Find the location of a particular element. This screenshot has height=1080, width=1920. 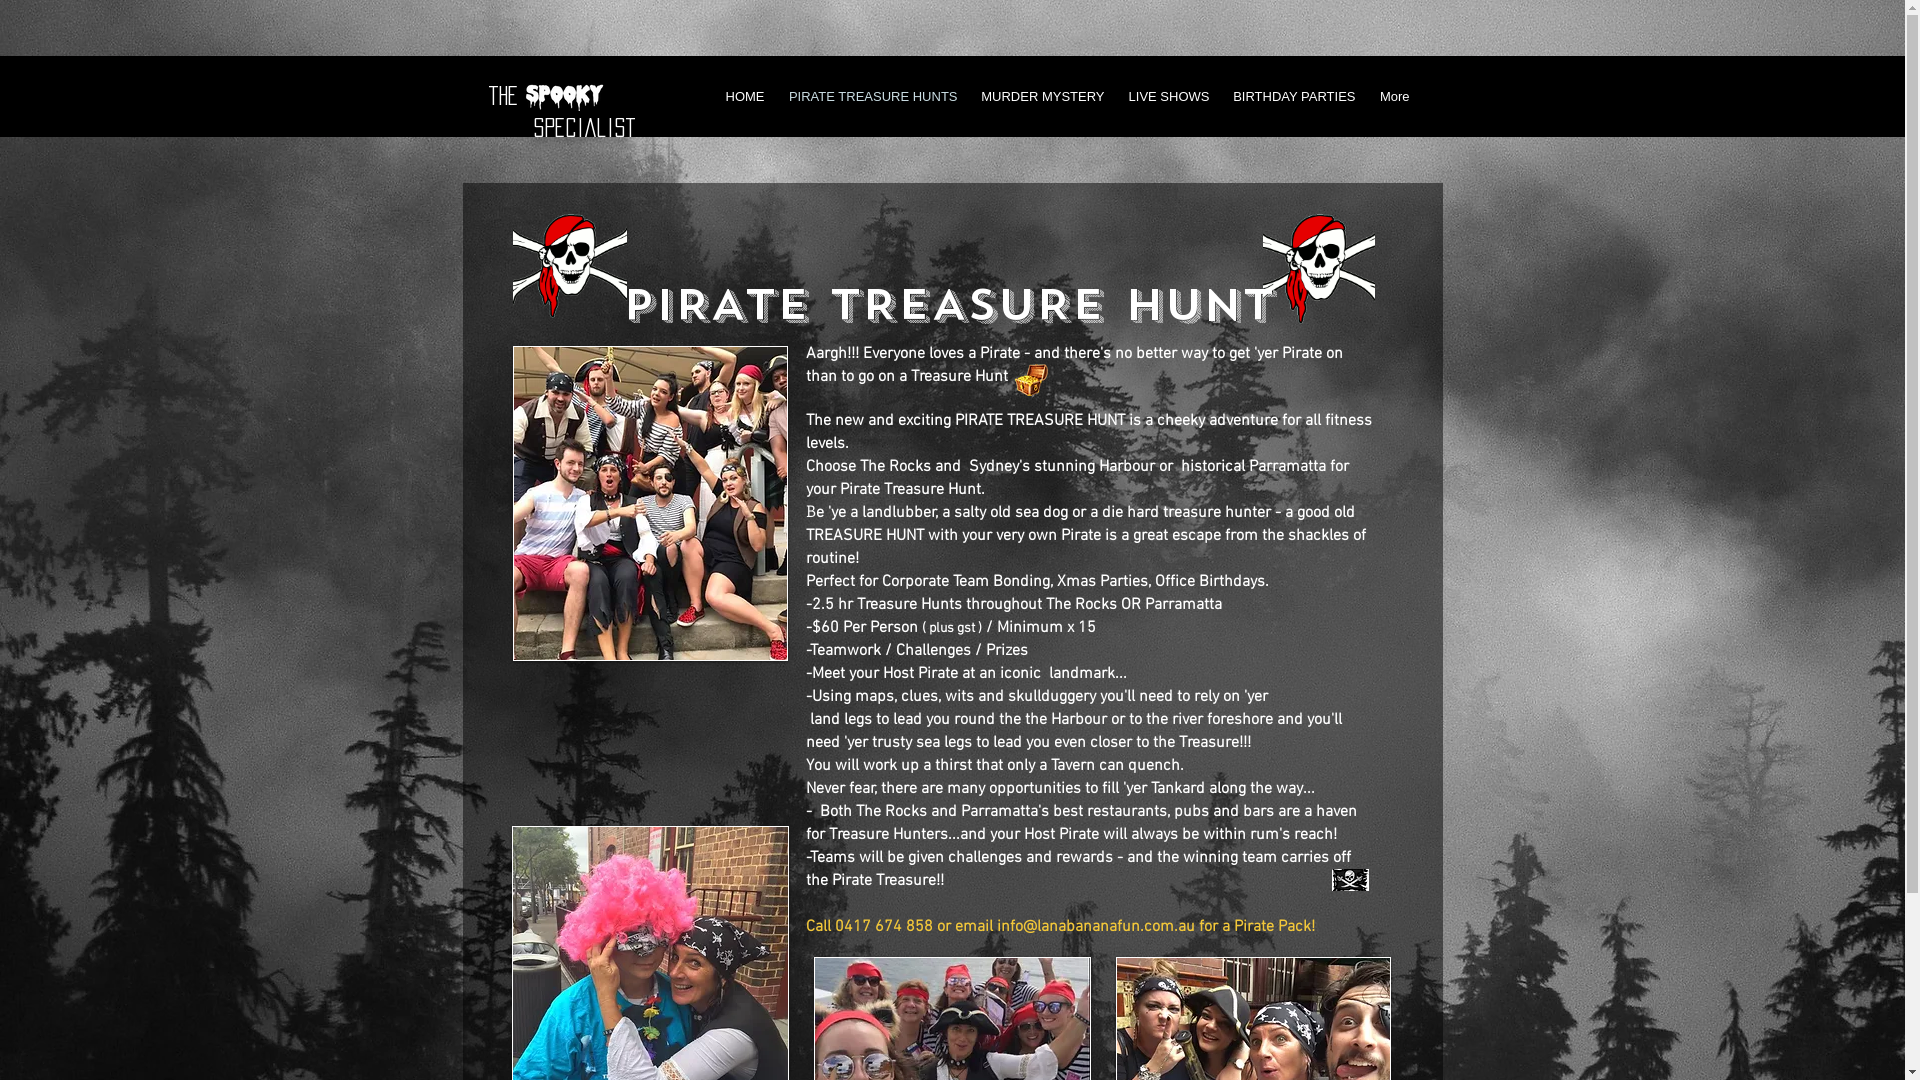

'the            specialist' is located at coordinates (488, 111).